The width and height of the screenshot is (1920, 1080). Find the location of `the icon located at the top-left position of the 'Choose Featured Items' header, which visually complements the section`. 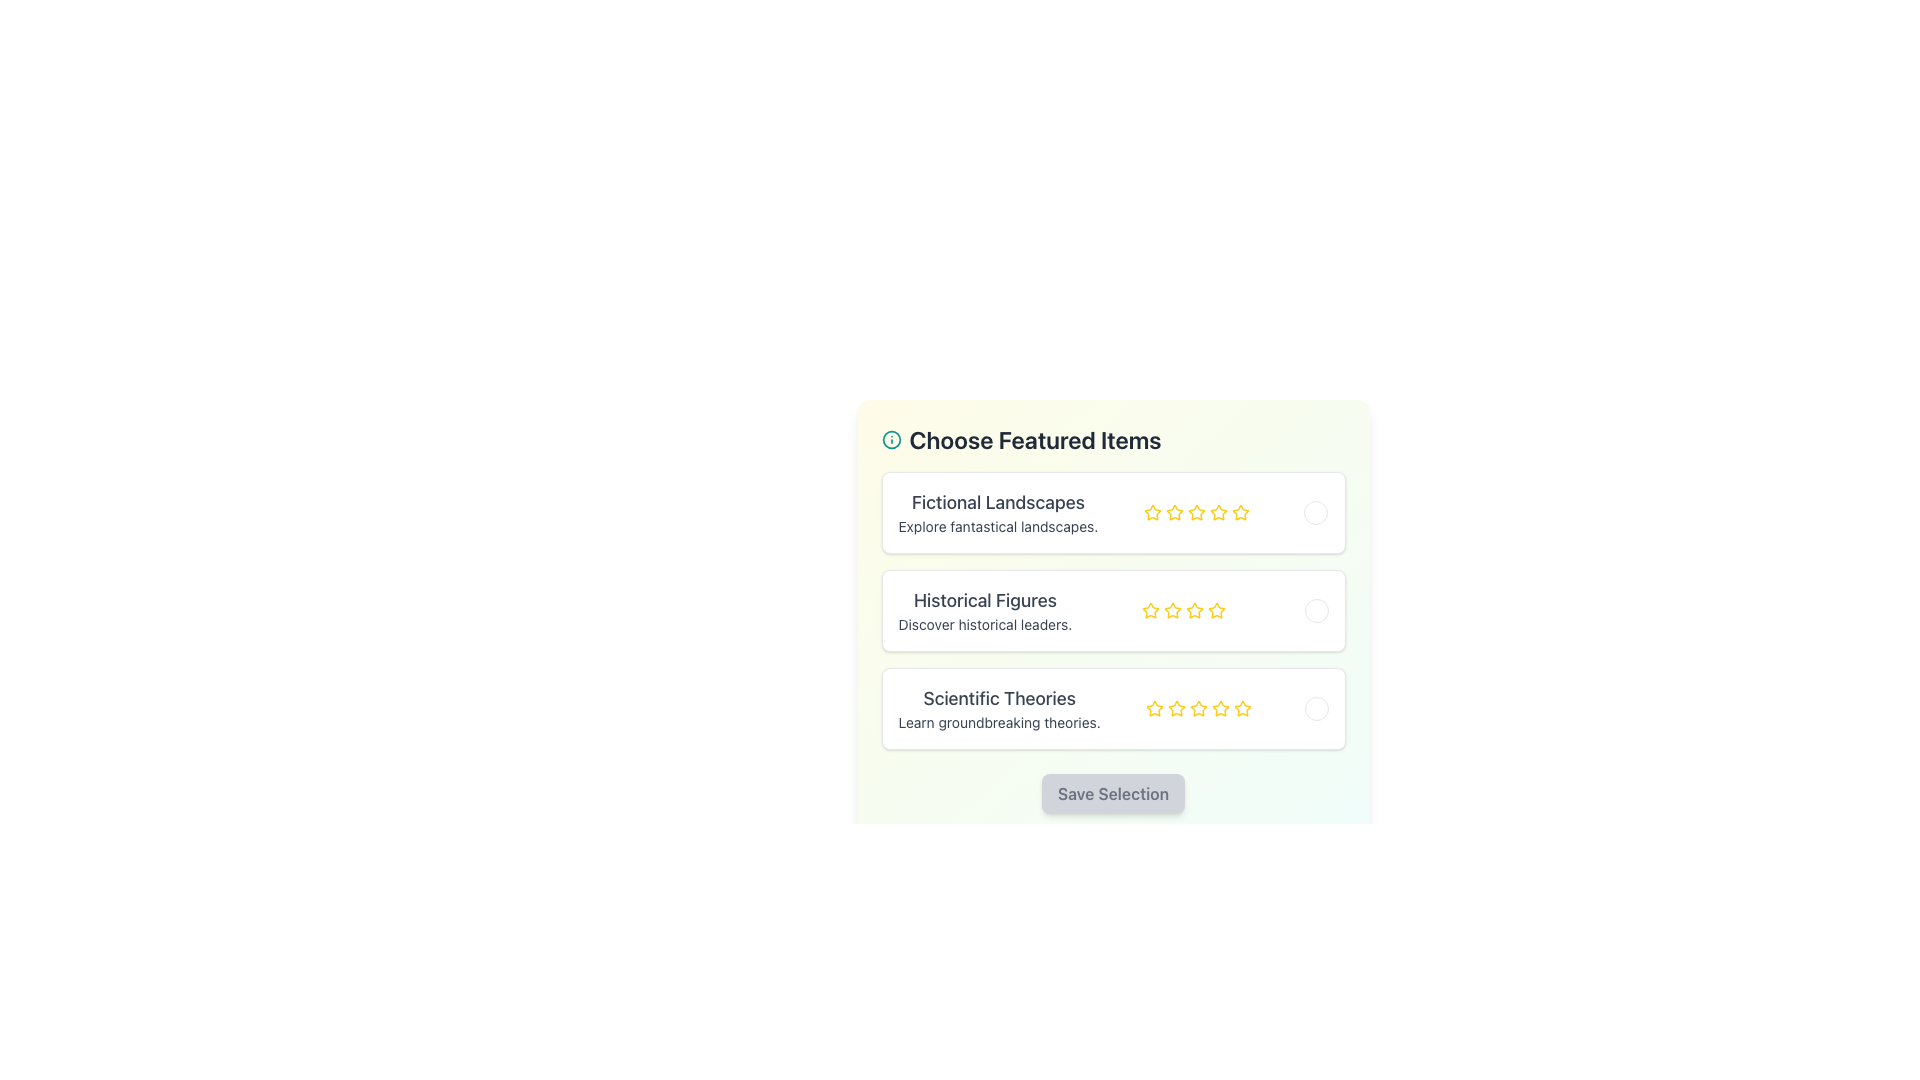

the icon located at the top-left position of the 'Choose Featured Items' header, which visually complements the section is located at coordinates (890, 438).